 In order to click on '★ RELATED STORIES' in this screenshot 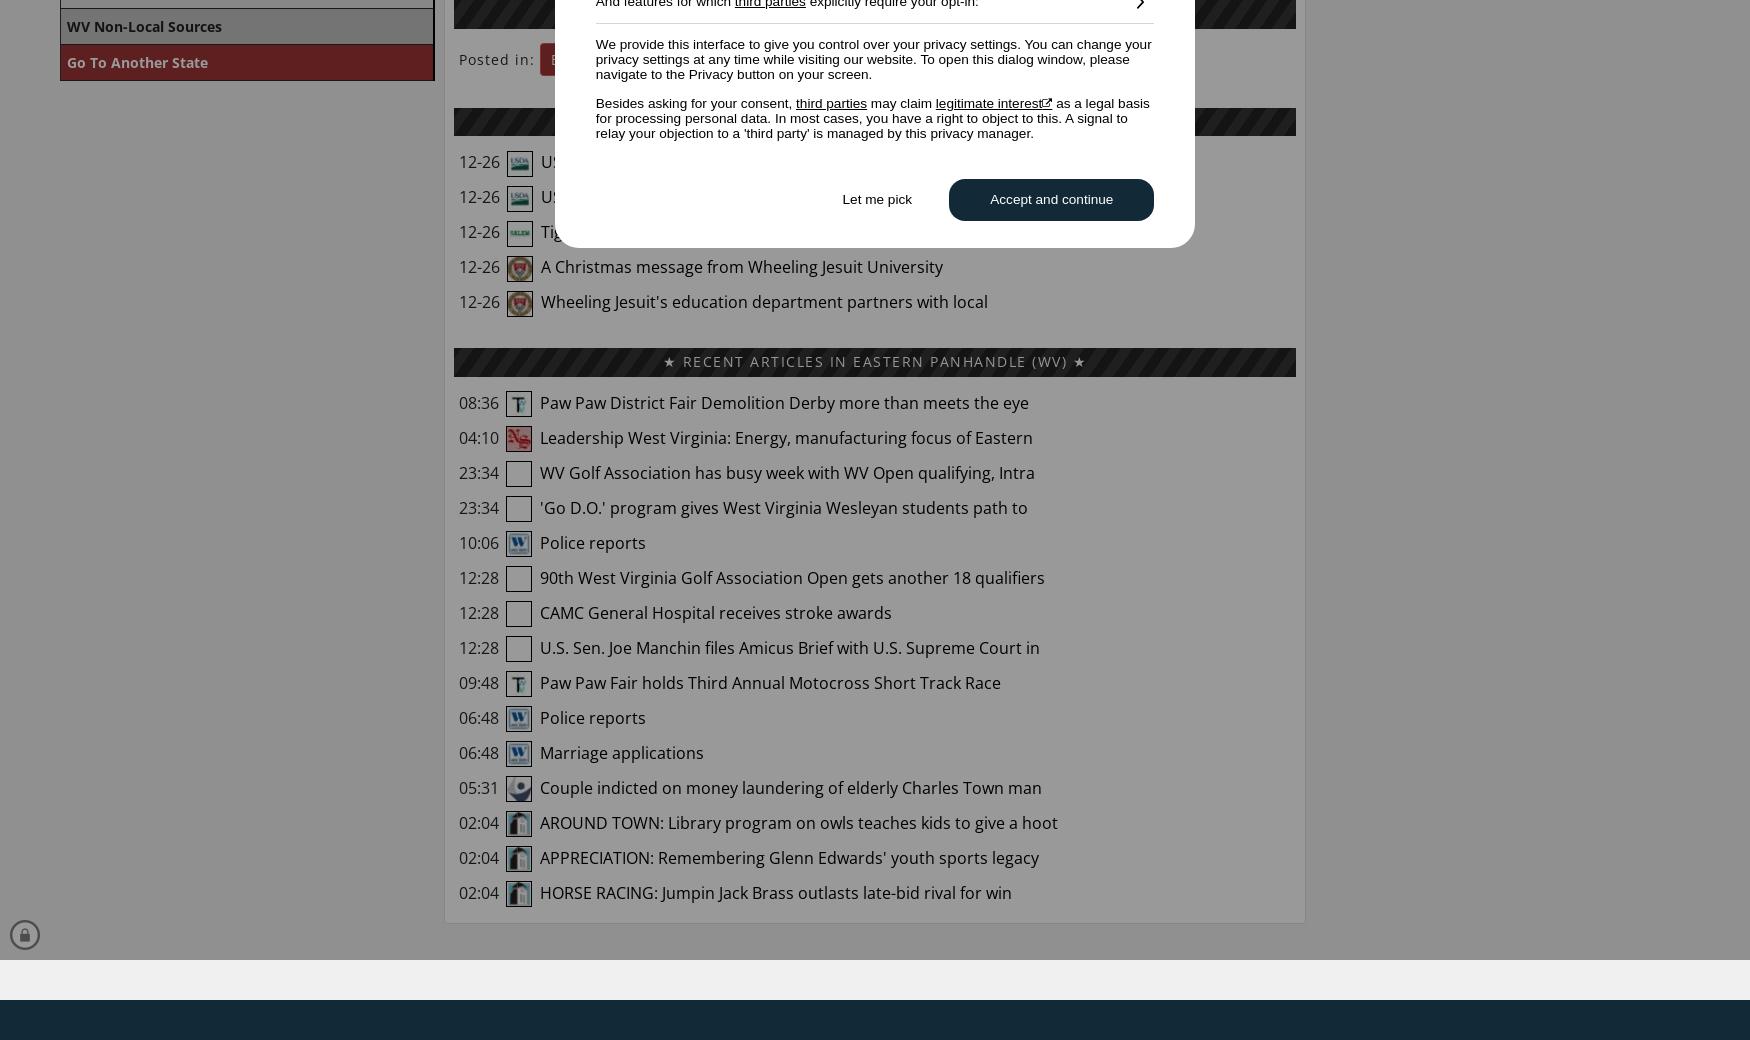, I will do `click(791, 119)`.